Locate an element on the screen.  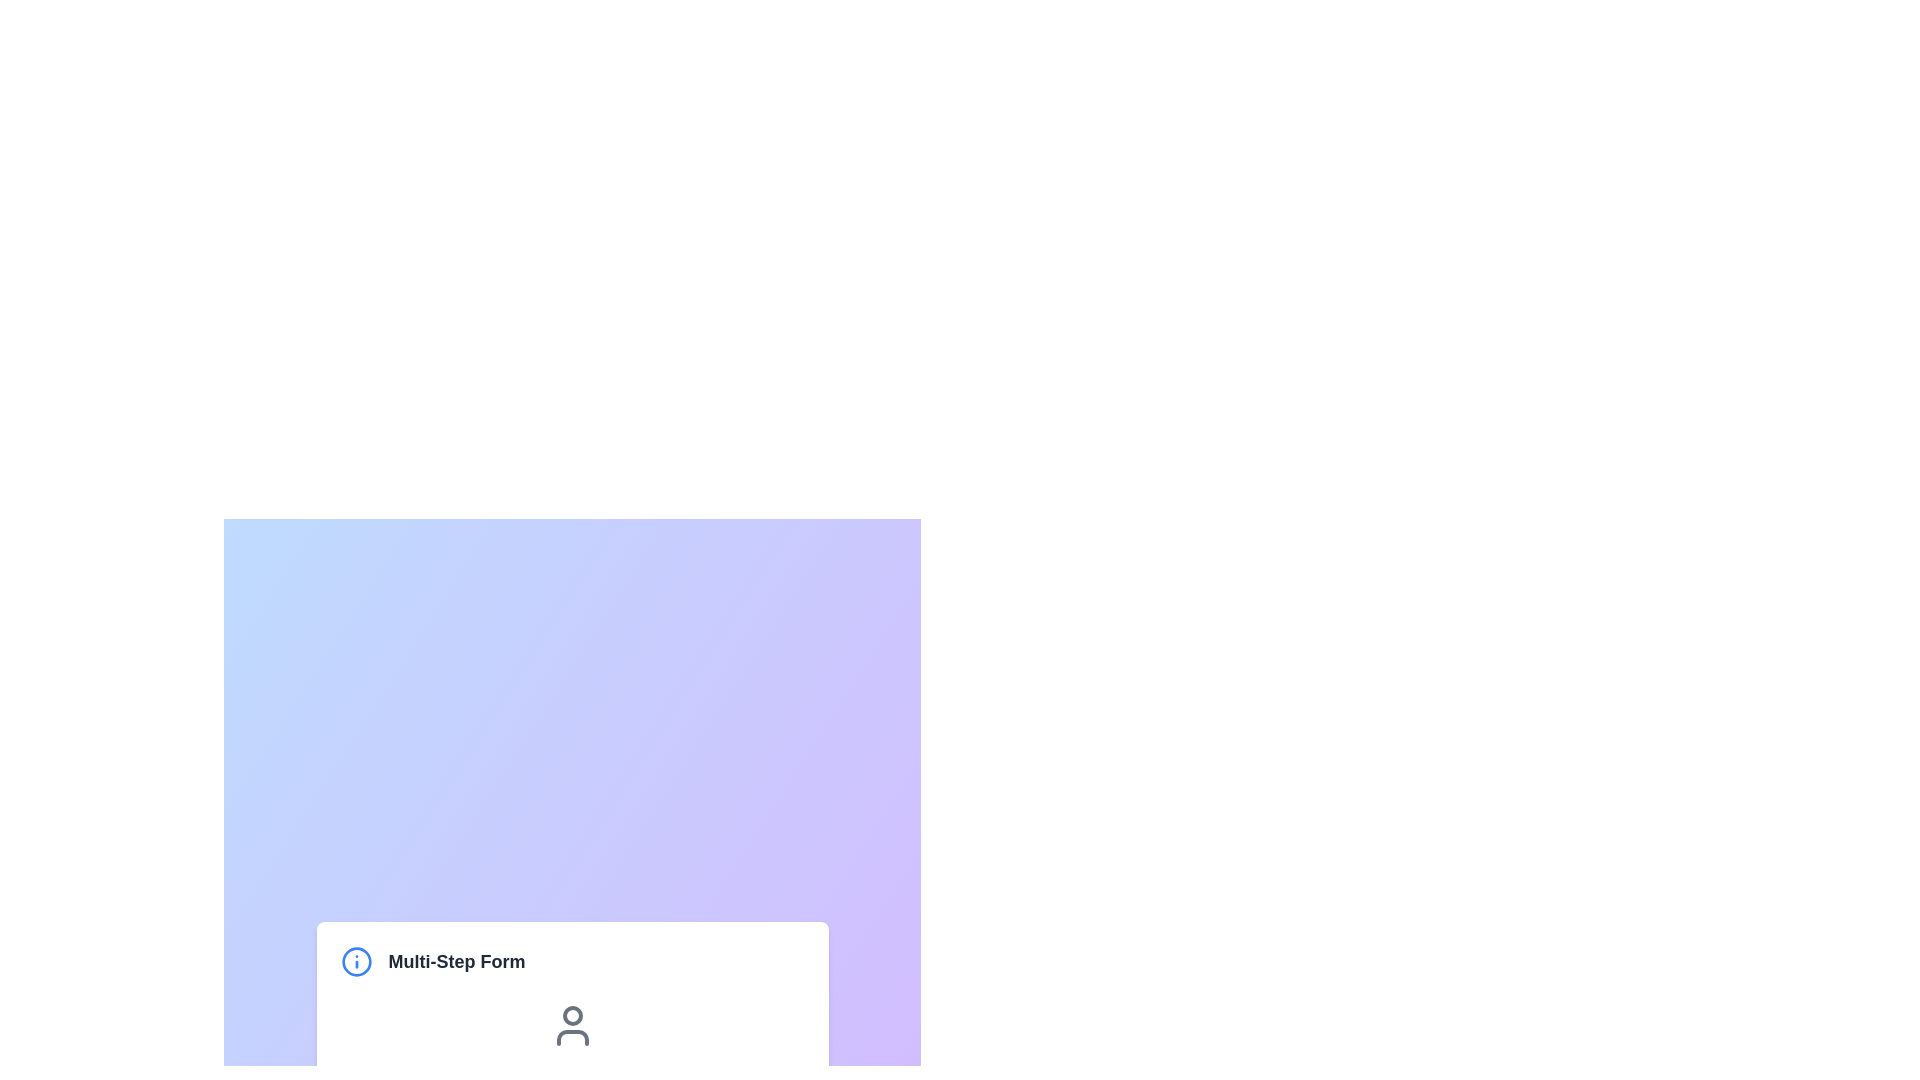
the Information Icon located to the left of the 'Multi-Step Form' heading, which provides users with access to additional information or guidance is located at coordinates (356, 960).